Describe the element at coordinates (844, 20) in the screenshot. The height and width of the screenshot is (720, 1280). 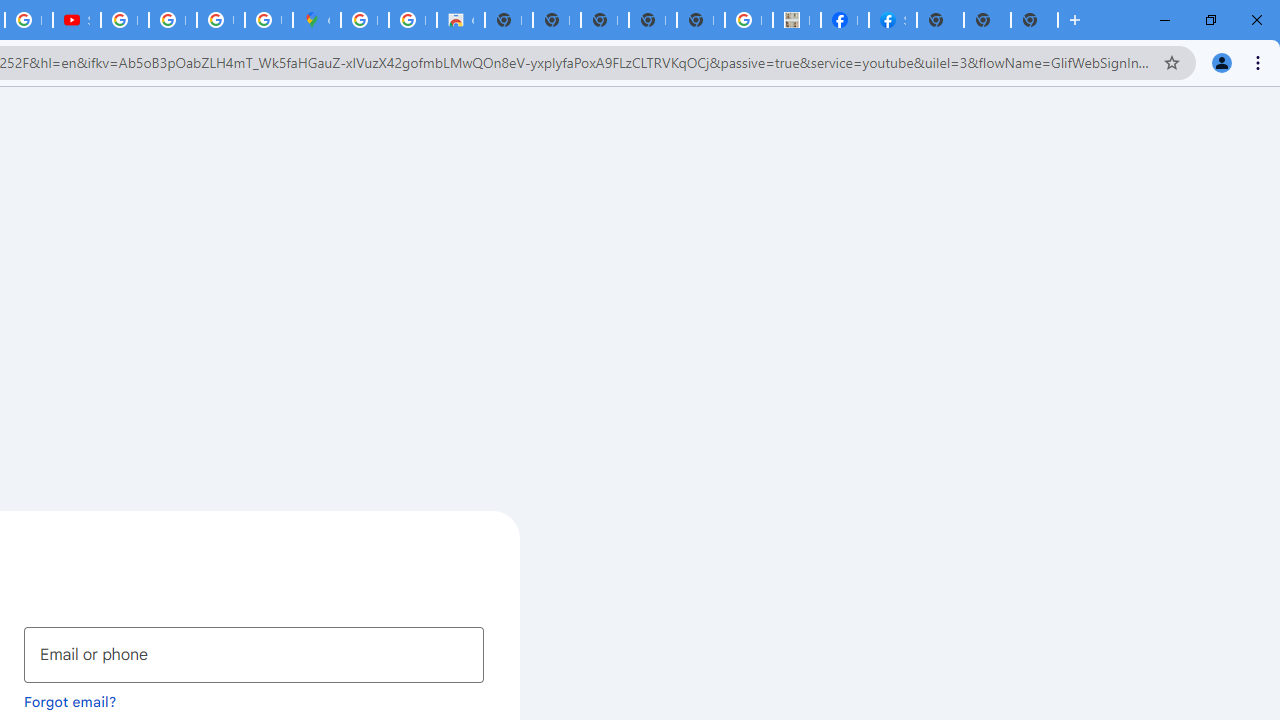
I see `'Miley Cyrus | Facebook'` at that location.